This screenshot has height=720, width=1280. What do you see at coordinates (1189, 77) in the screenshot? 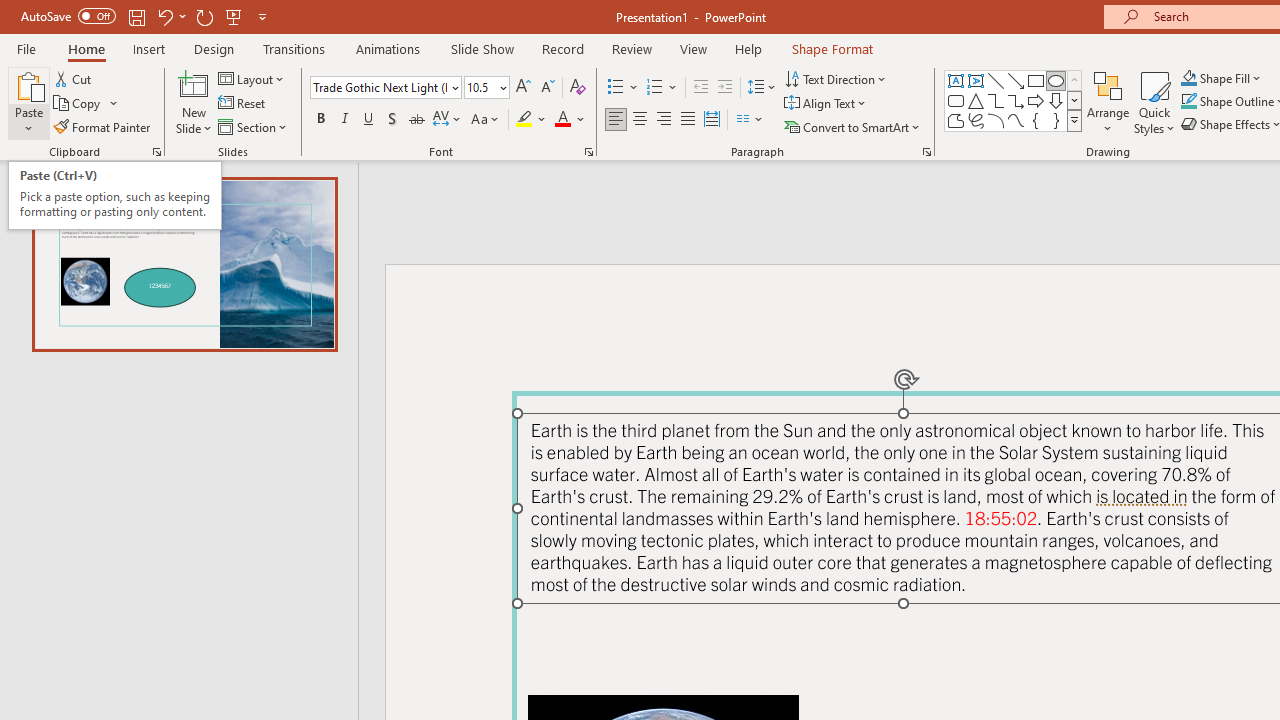
I see `'Shape Fill Aqua, Accent 2'` at bounding box center [1189, 77].